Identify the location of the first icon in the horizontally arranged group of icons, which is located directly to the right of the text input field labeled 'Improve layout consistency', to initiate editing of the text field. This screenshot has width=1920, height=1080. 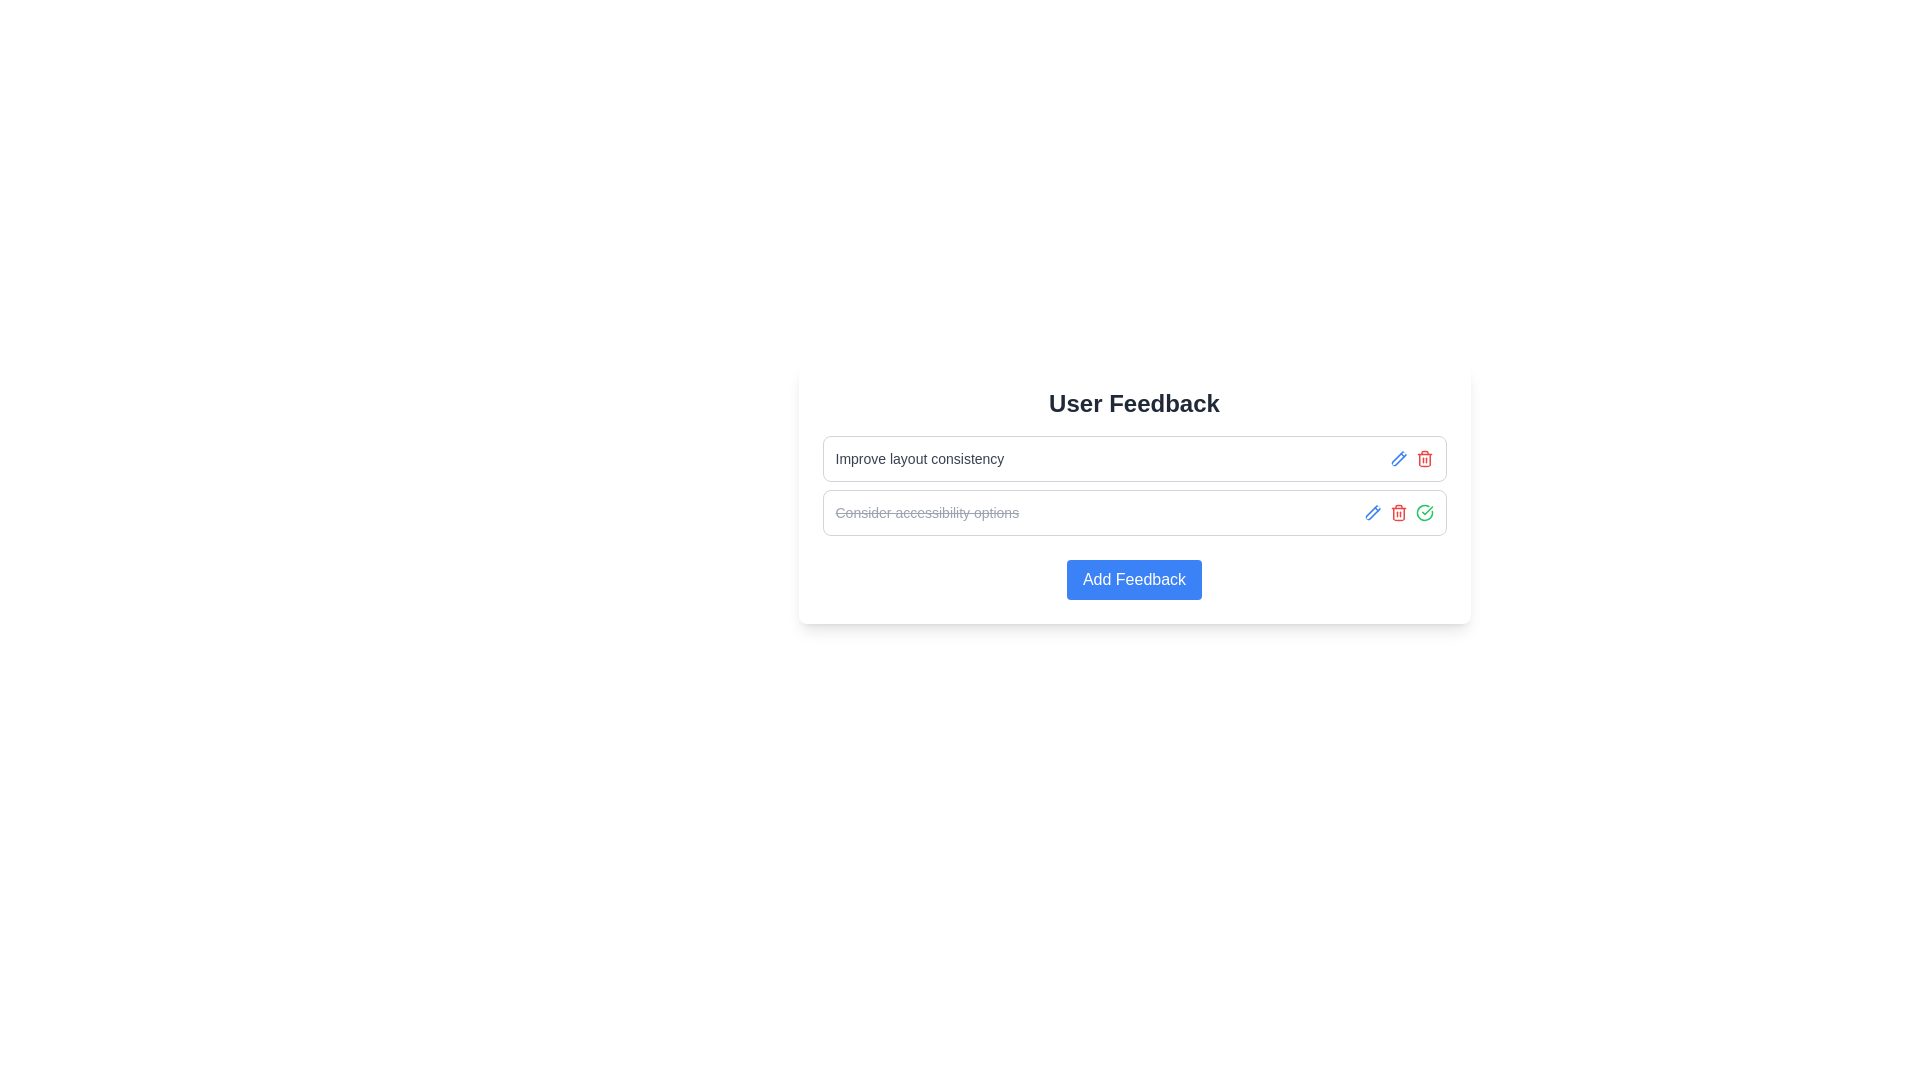
(1397, 459).